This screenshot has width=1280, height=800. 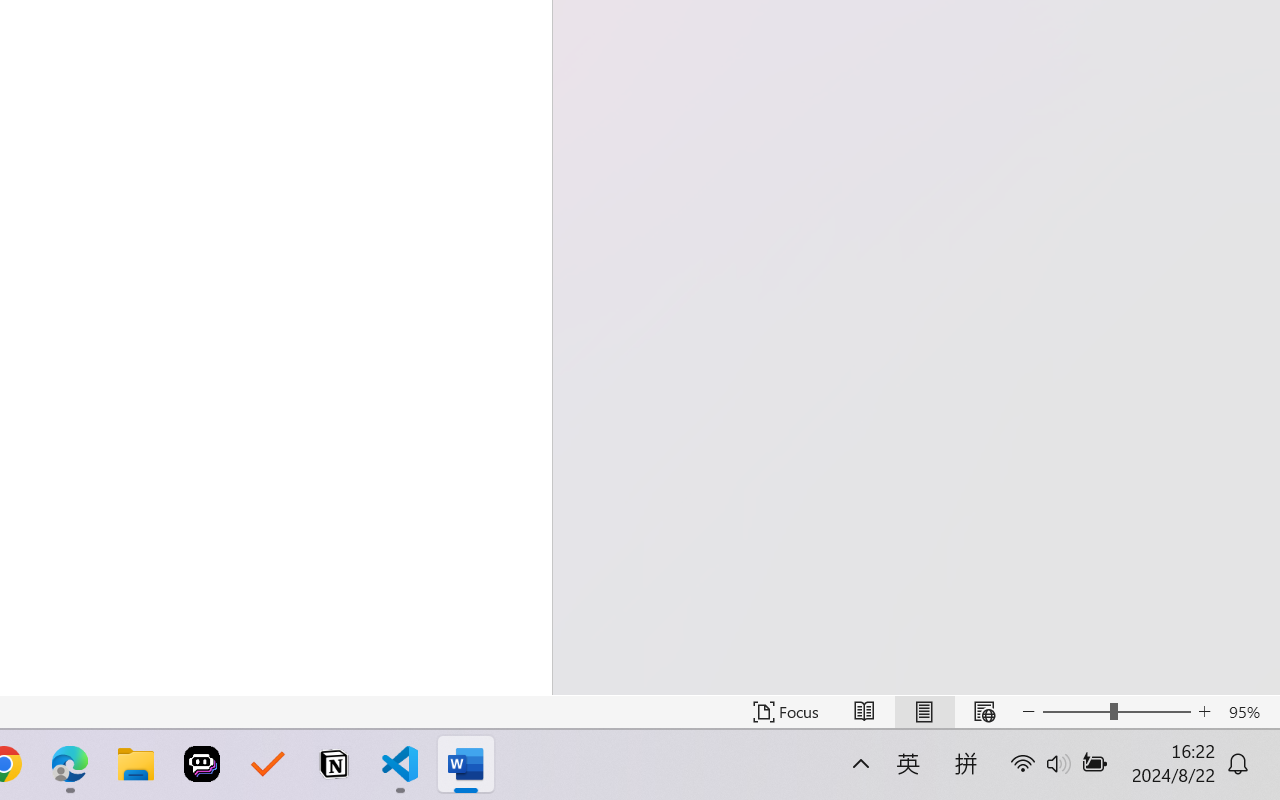 I want to click on 'Zoom 95%', so click(x=1248, y=711).